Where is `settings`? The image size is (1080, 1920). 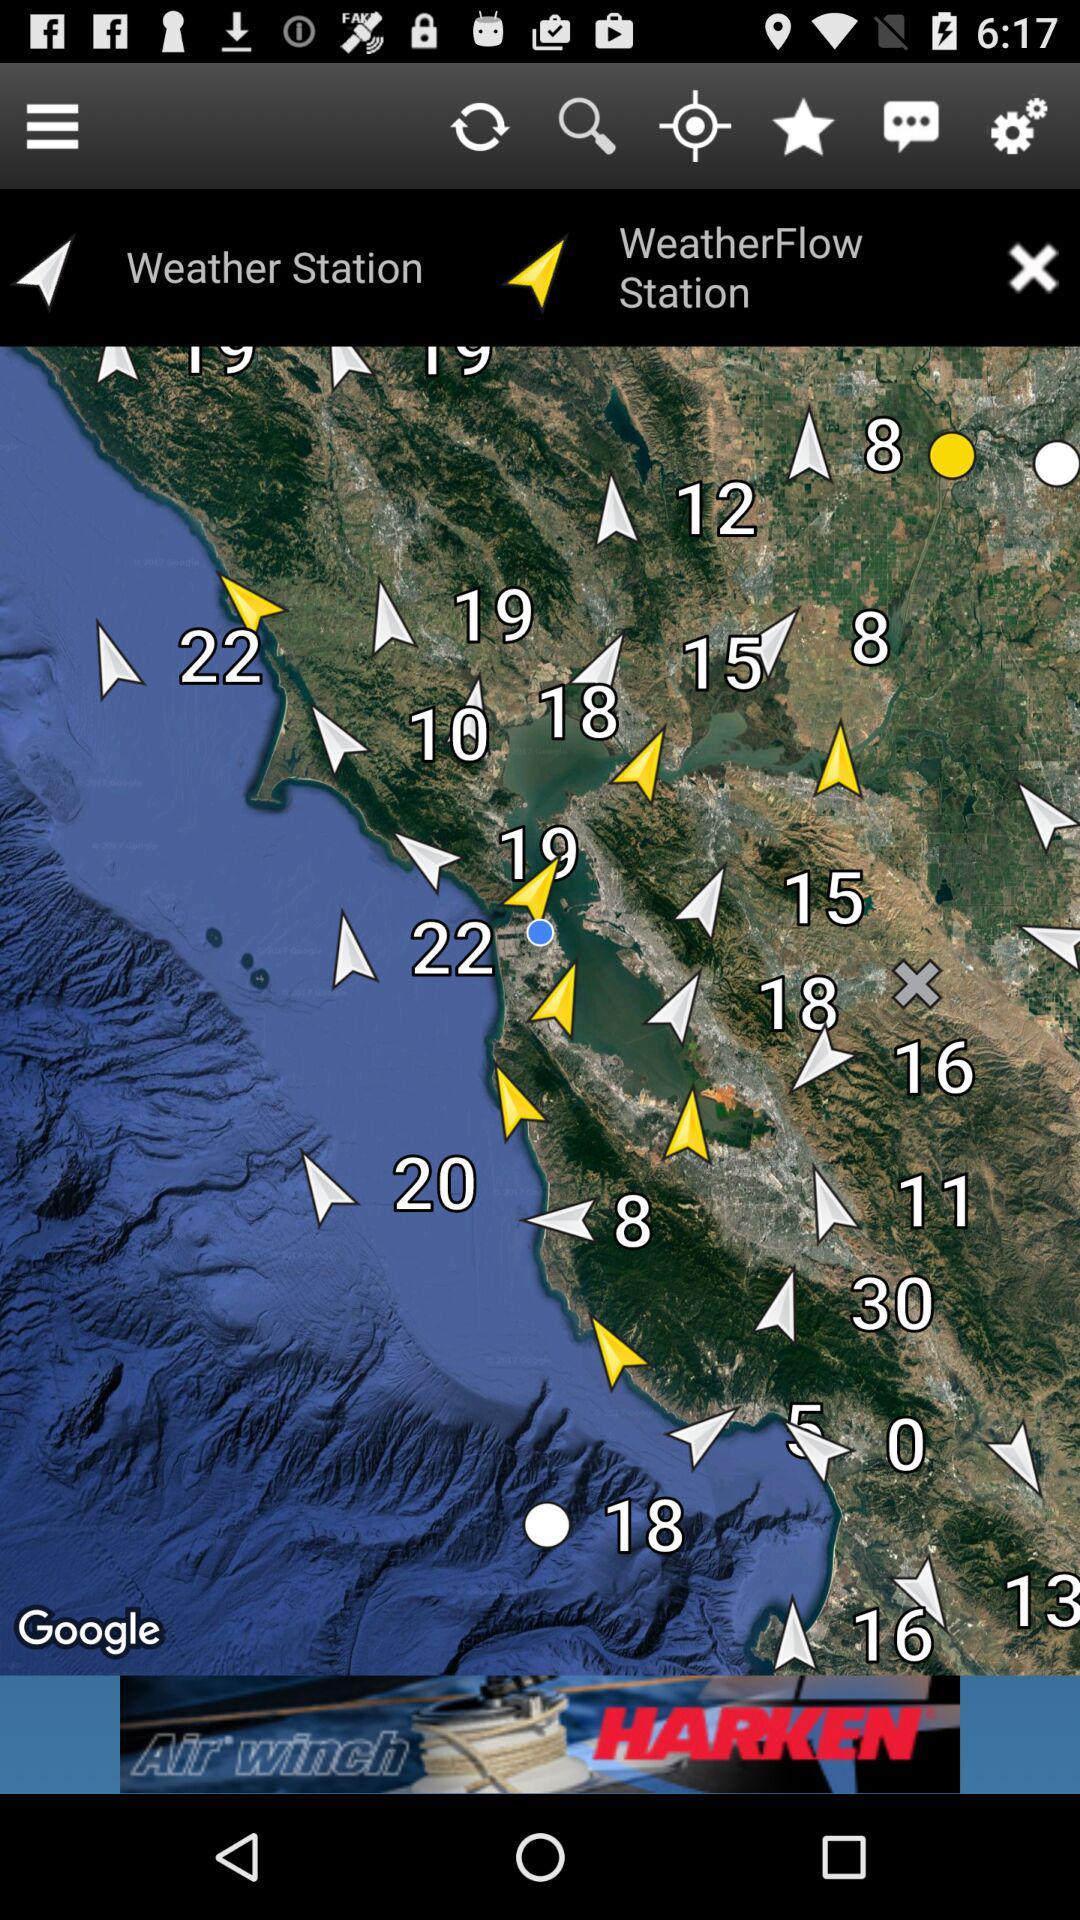
settings is located at coordinates (1019, 124).